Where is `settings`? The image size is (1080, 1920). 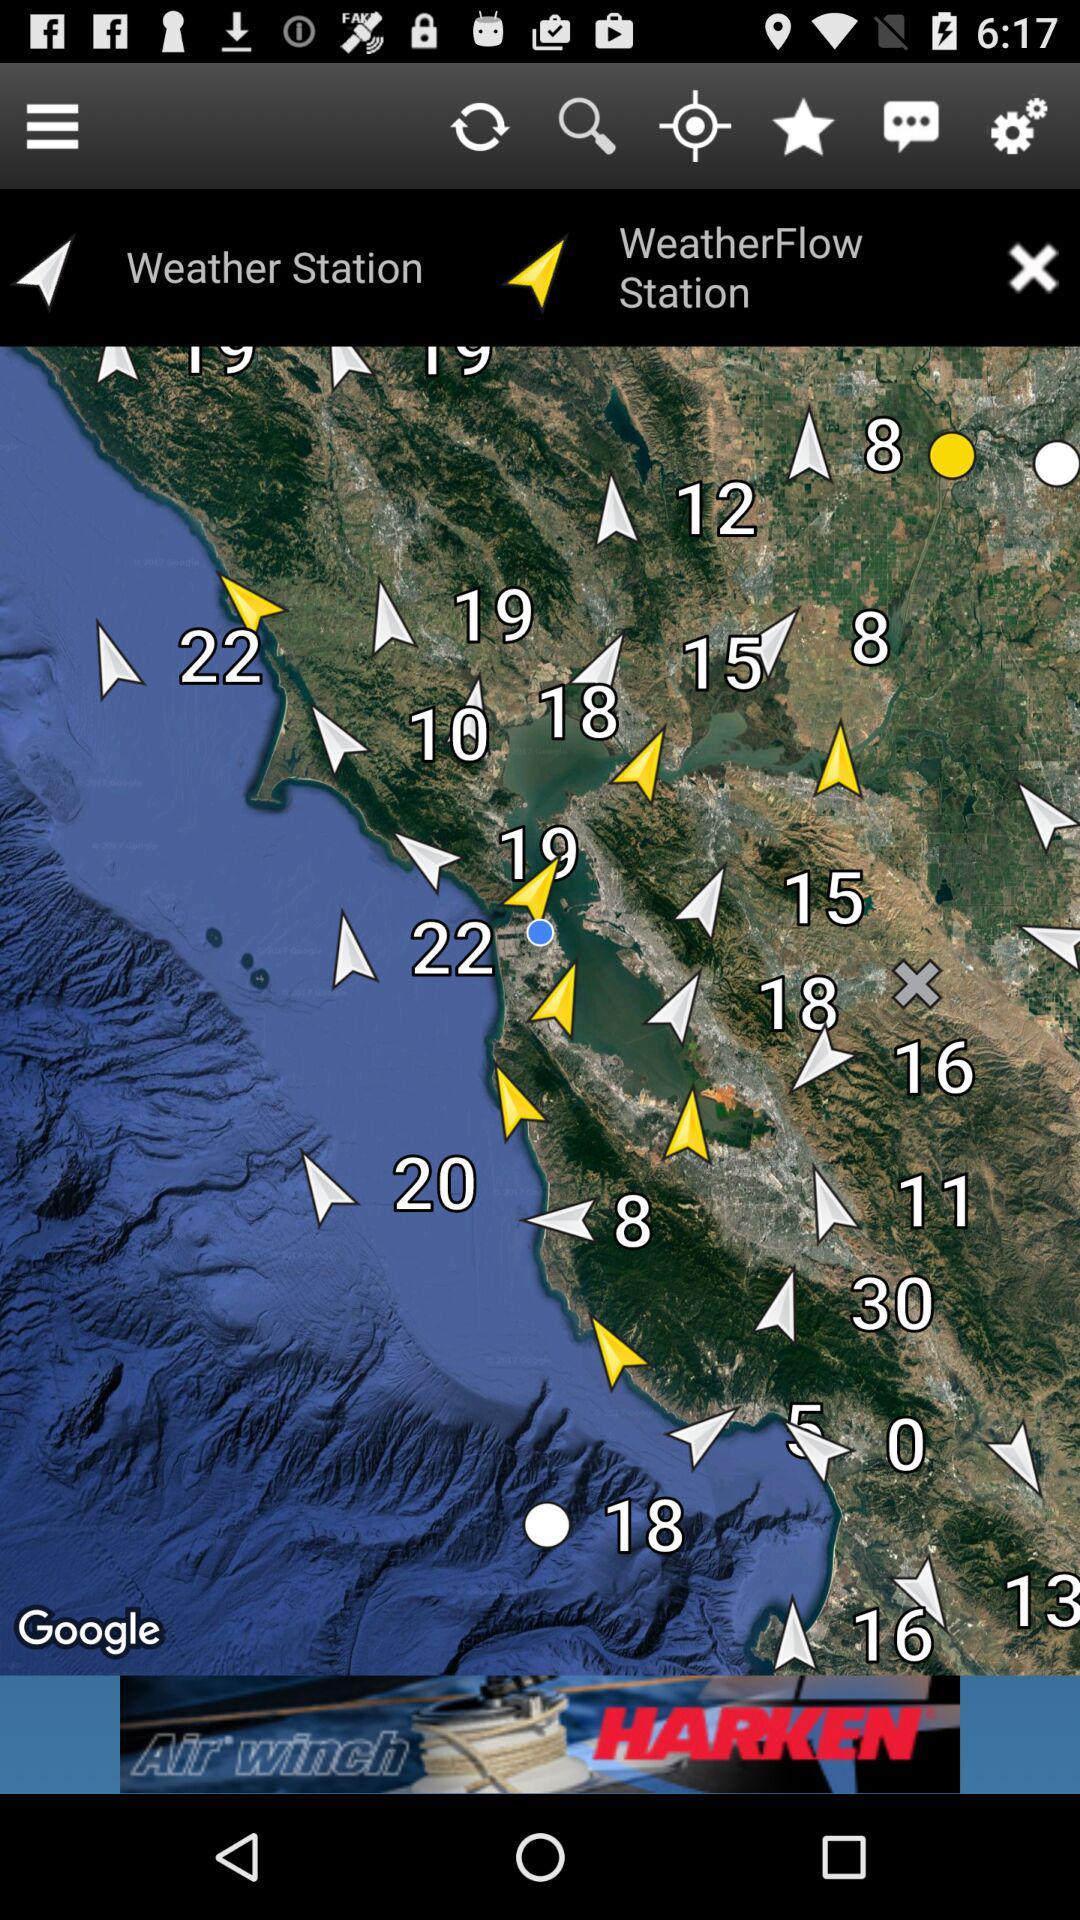
settings is located at coordinates (1019, 124).